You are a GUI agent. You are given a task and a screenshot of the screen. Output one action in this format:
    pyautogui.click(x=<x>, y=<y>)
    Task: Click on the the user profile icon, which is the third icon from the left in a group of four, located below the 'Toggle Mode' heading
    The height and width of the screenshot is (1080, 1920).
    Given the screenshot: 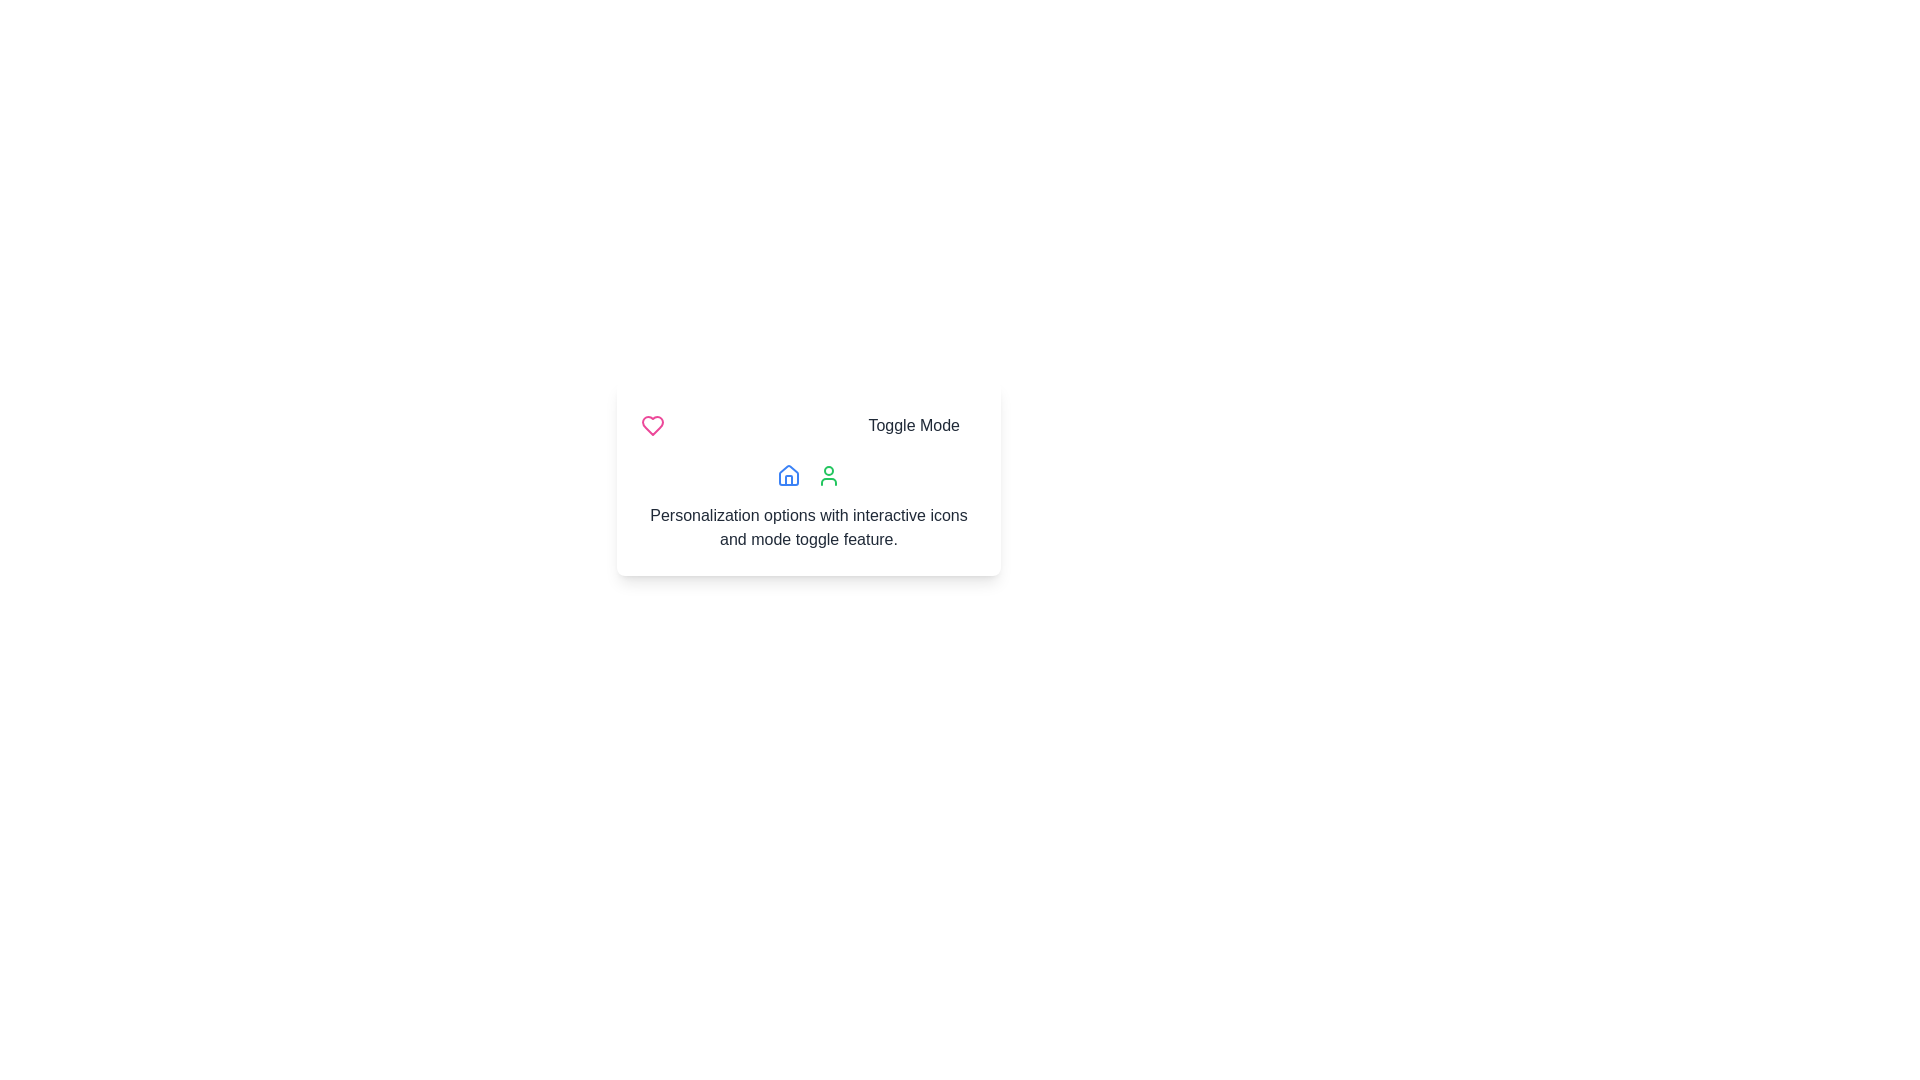 What is the action you would take?
    pyautogui.click(x=829, y=474)
    